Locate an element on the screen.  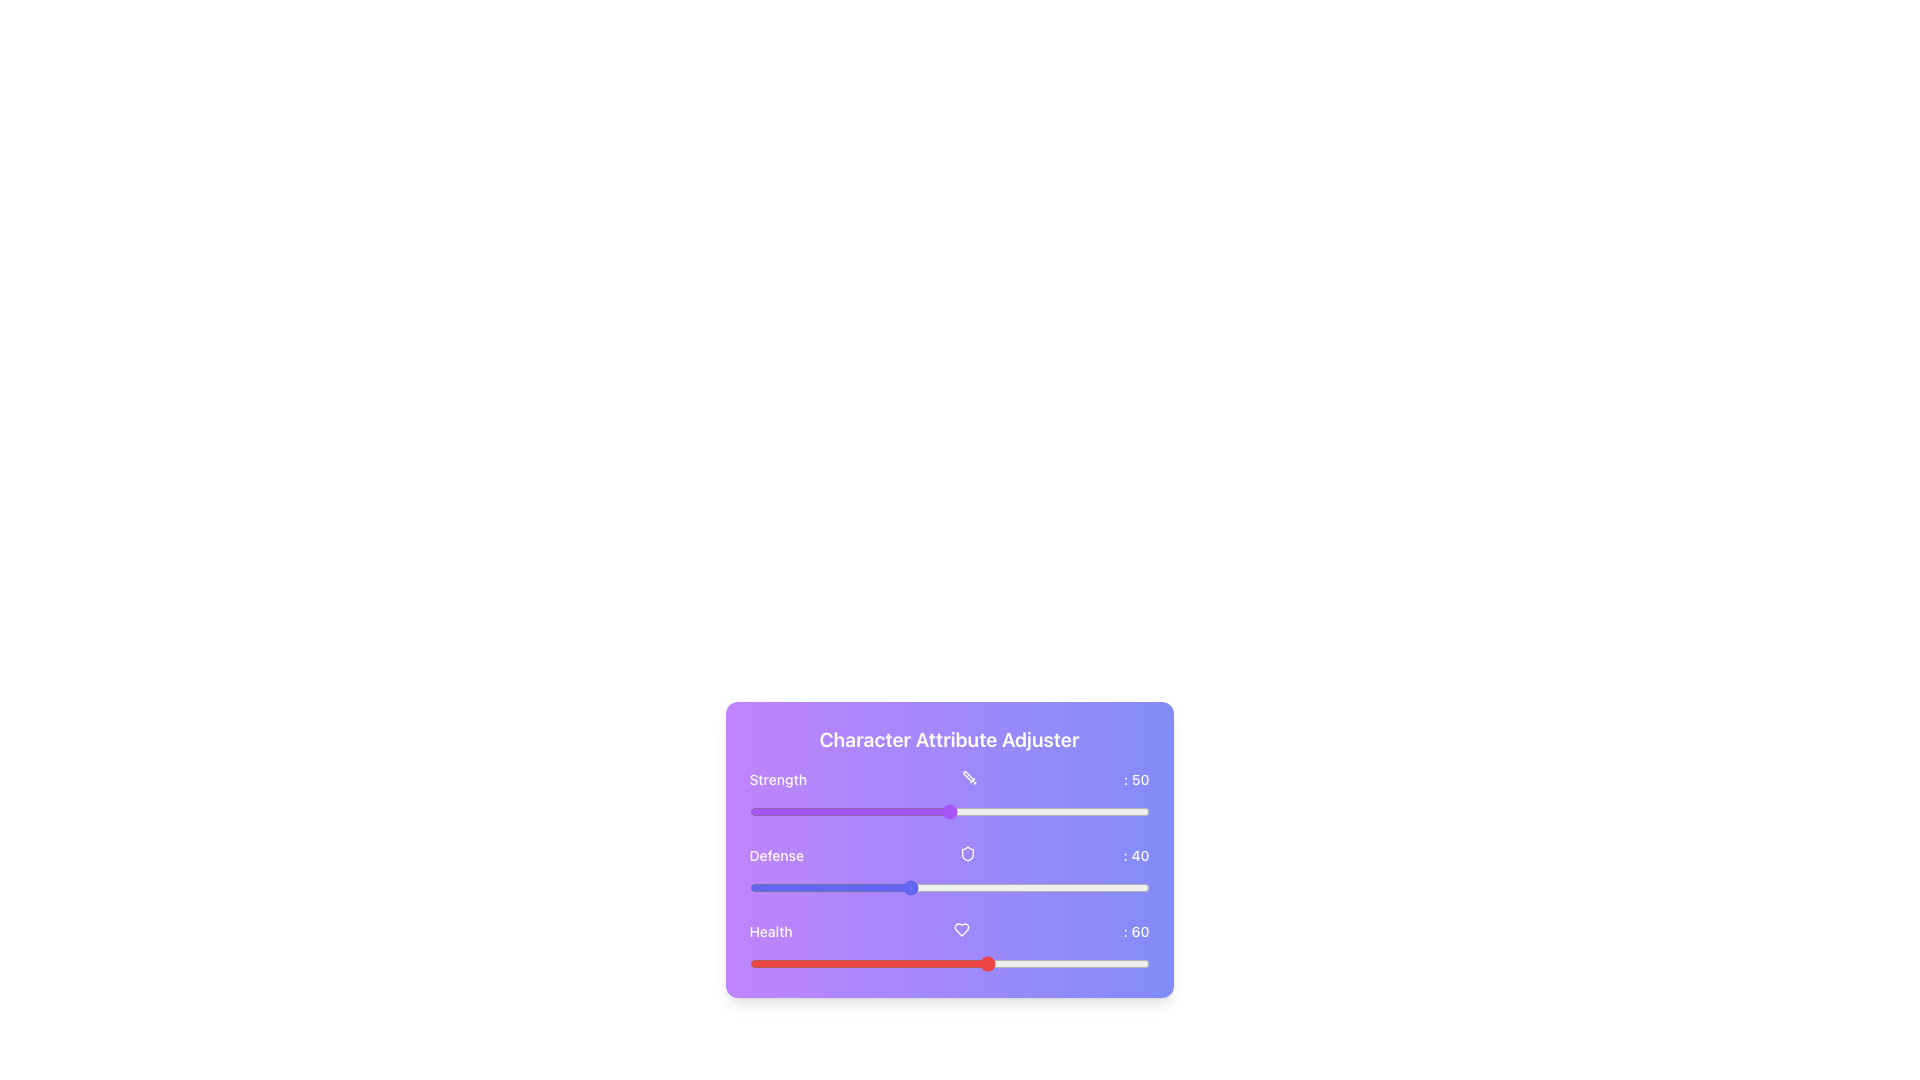
the Strength value is located at coordinates (825, 812).